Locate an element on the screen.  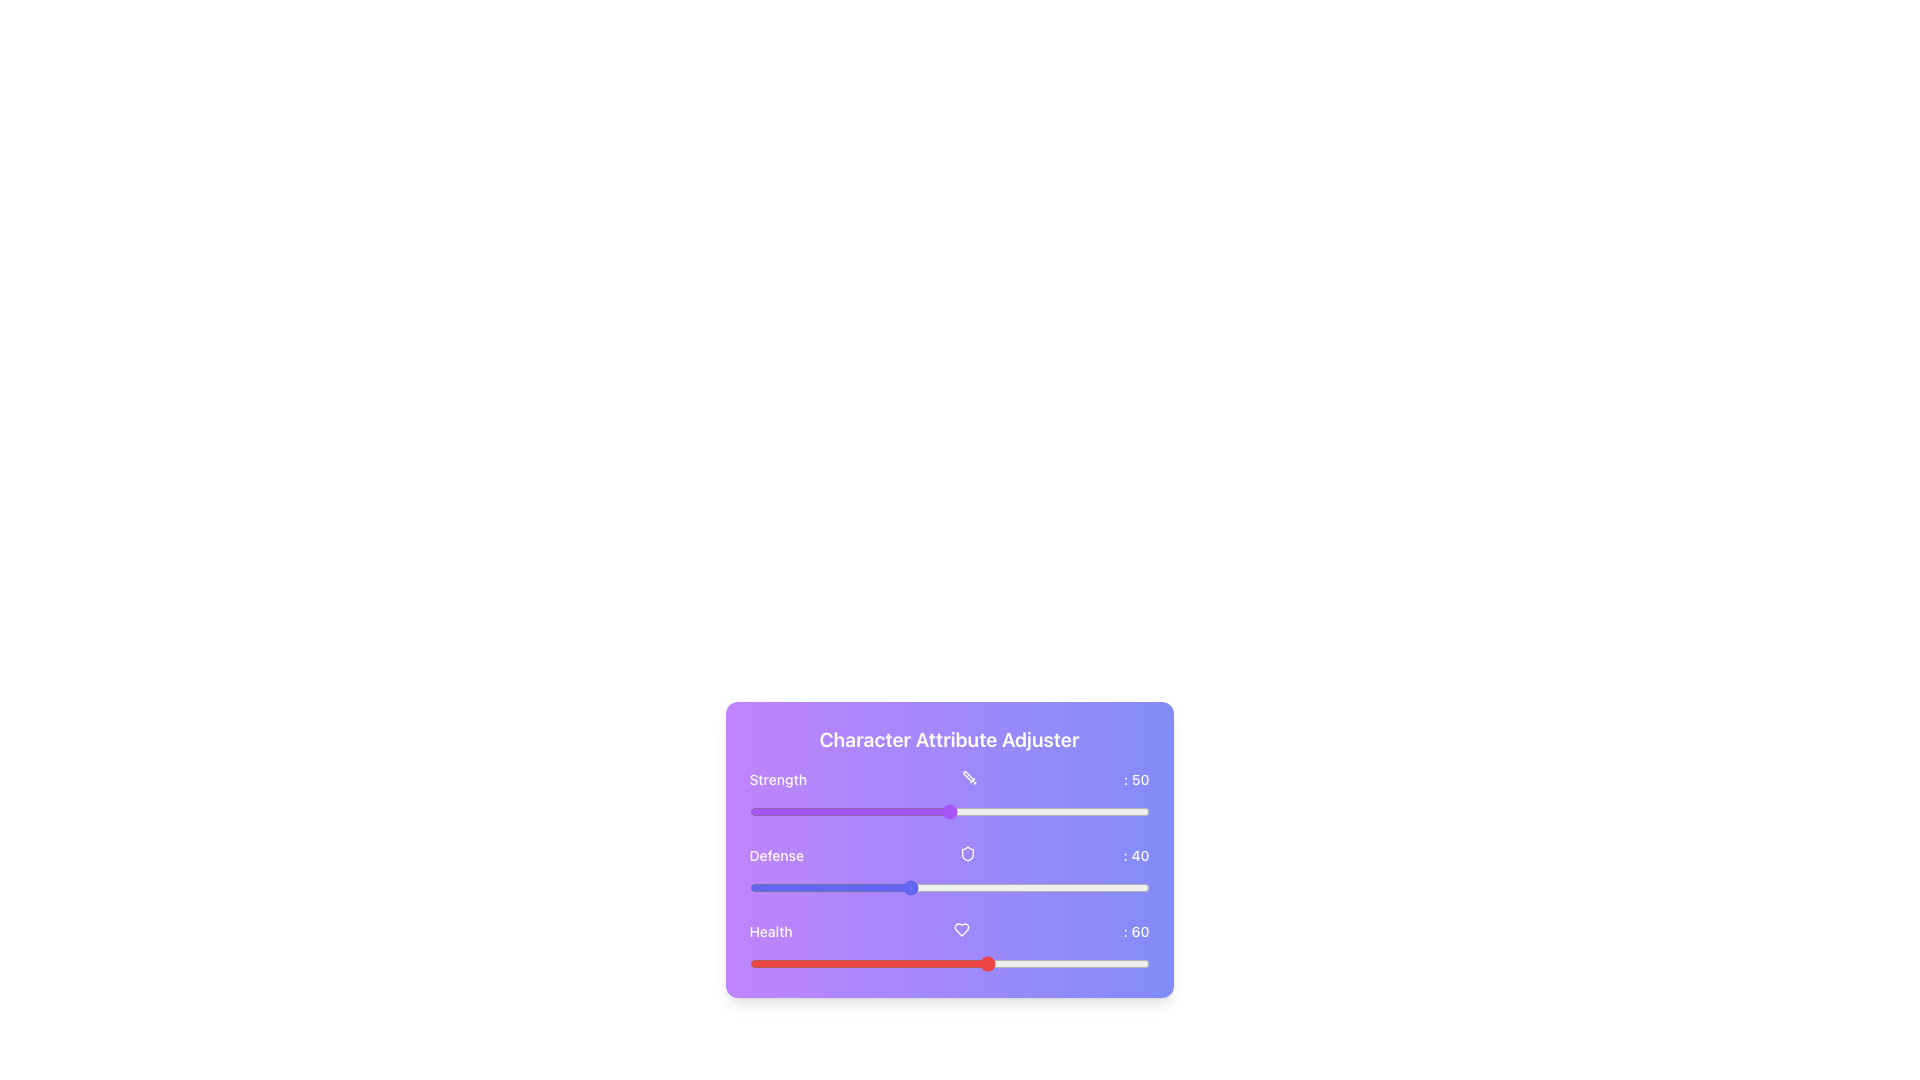
the Strength value is located at coordinates (825, 812).